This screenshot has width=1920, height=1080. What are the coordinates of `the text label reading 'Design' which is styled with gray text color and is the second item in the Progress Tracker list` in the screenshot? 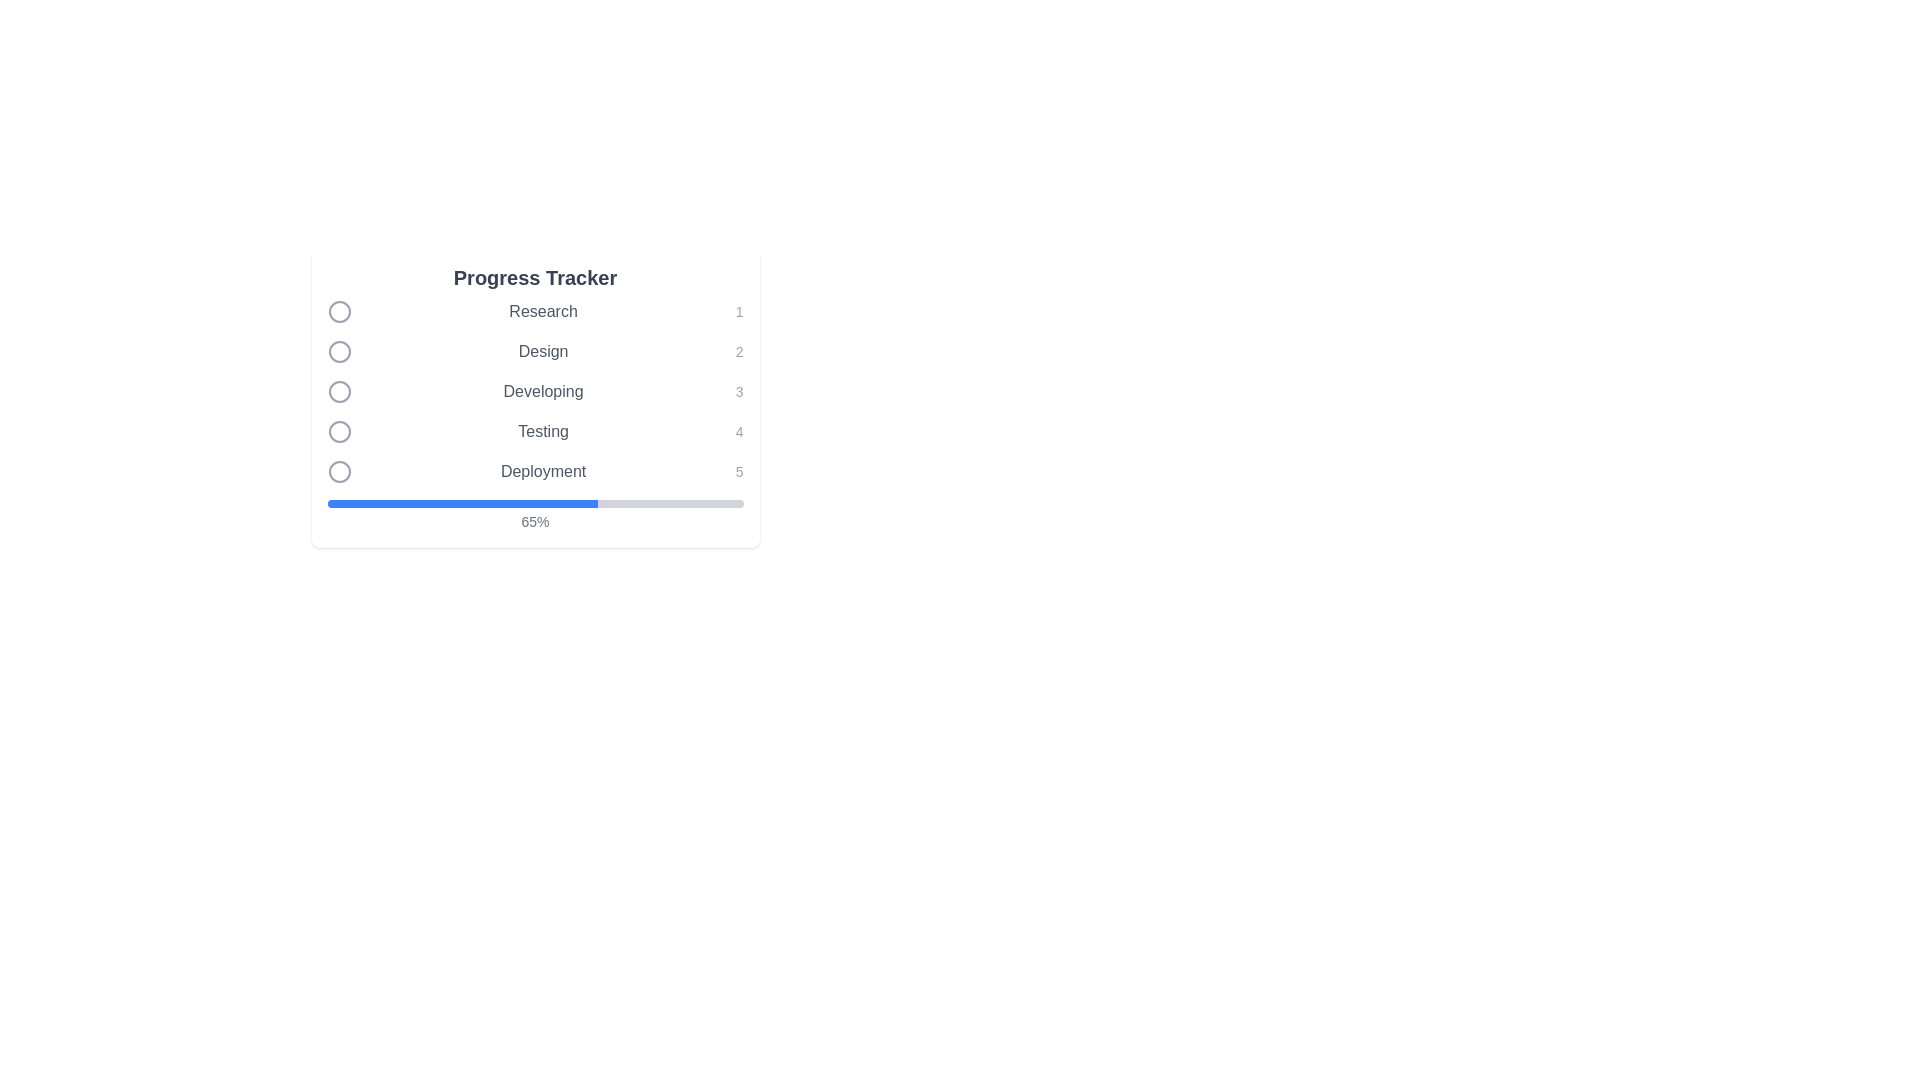 It's located at (543, 350).